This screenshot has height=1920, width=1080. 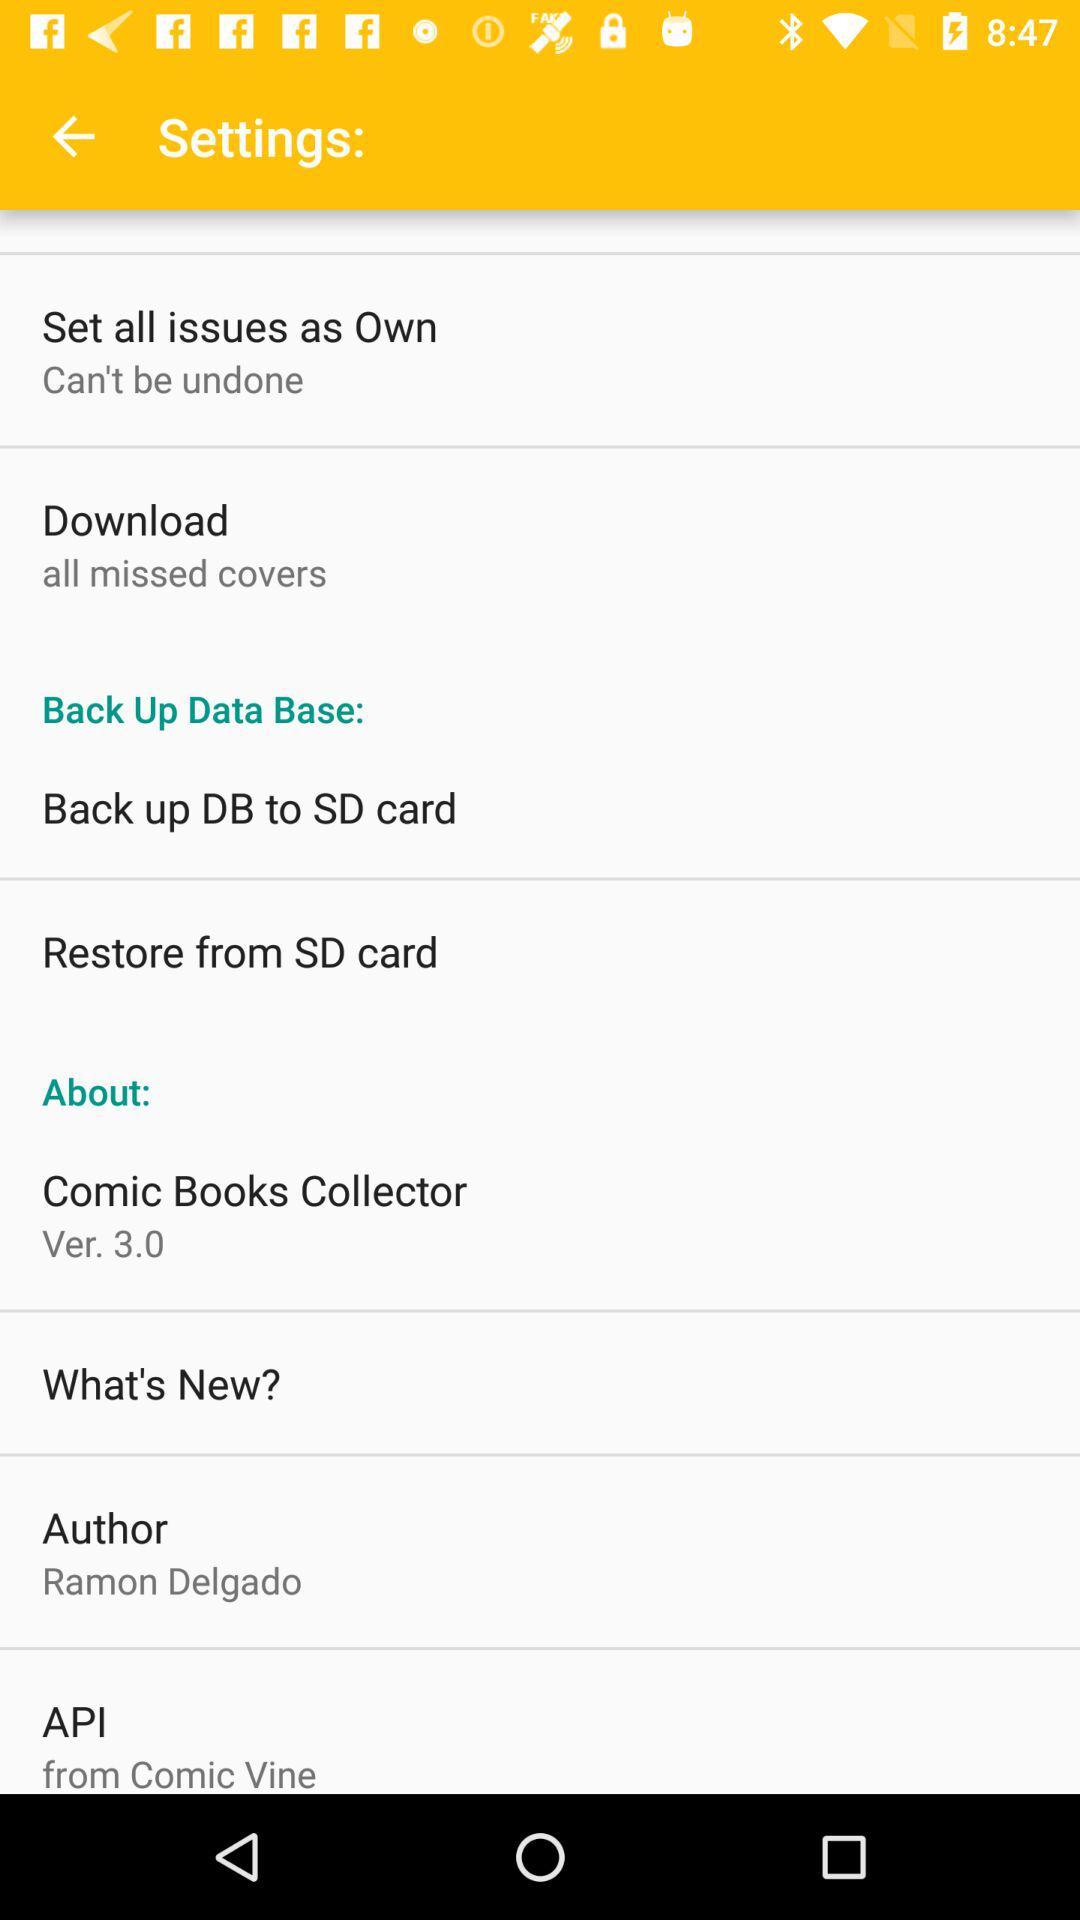 I want to click on item above set all issues icon, so click(x=72, y=135).